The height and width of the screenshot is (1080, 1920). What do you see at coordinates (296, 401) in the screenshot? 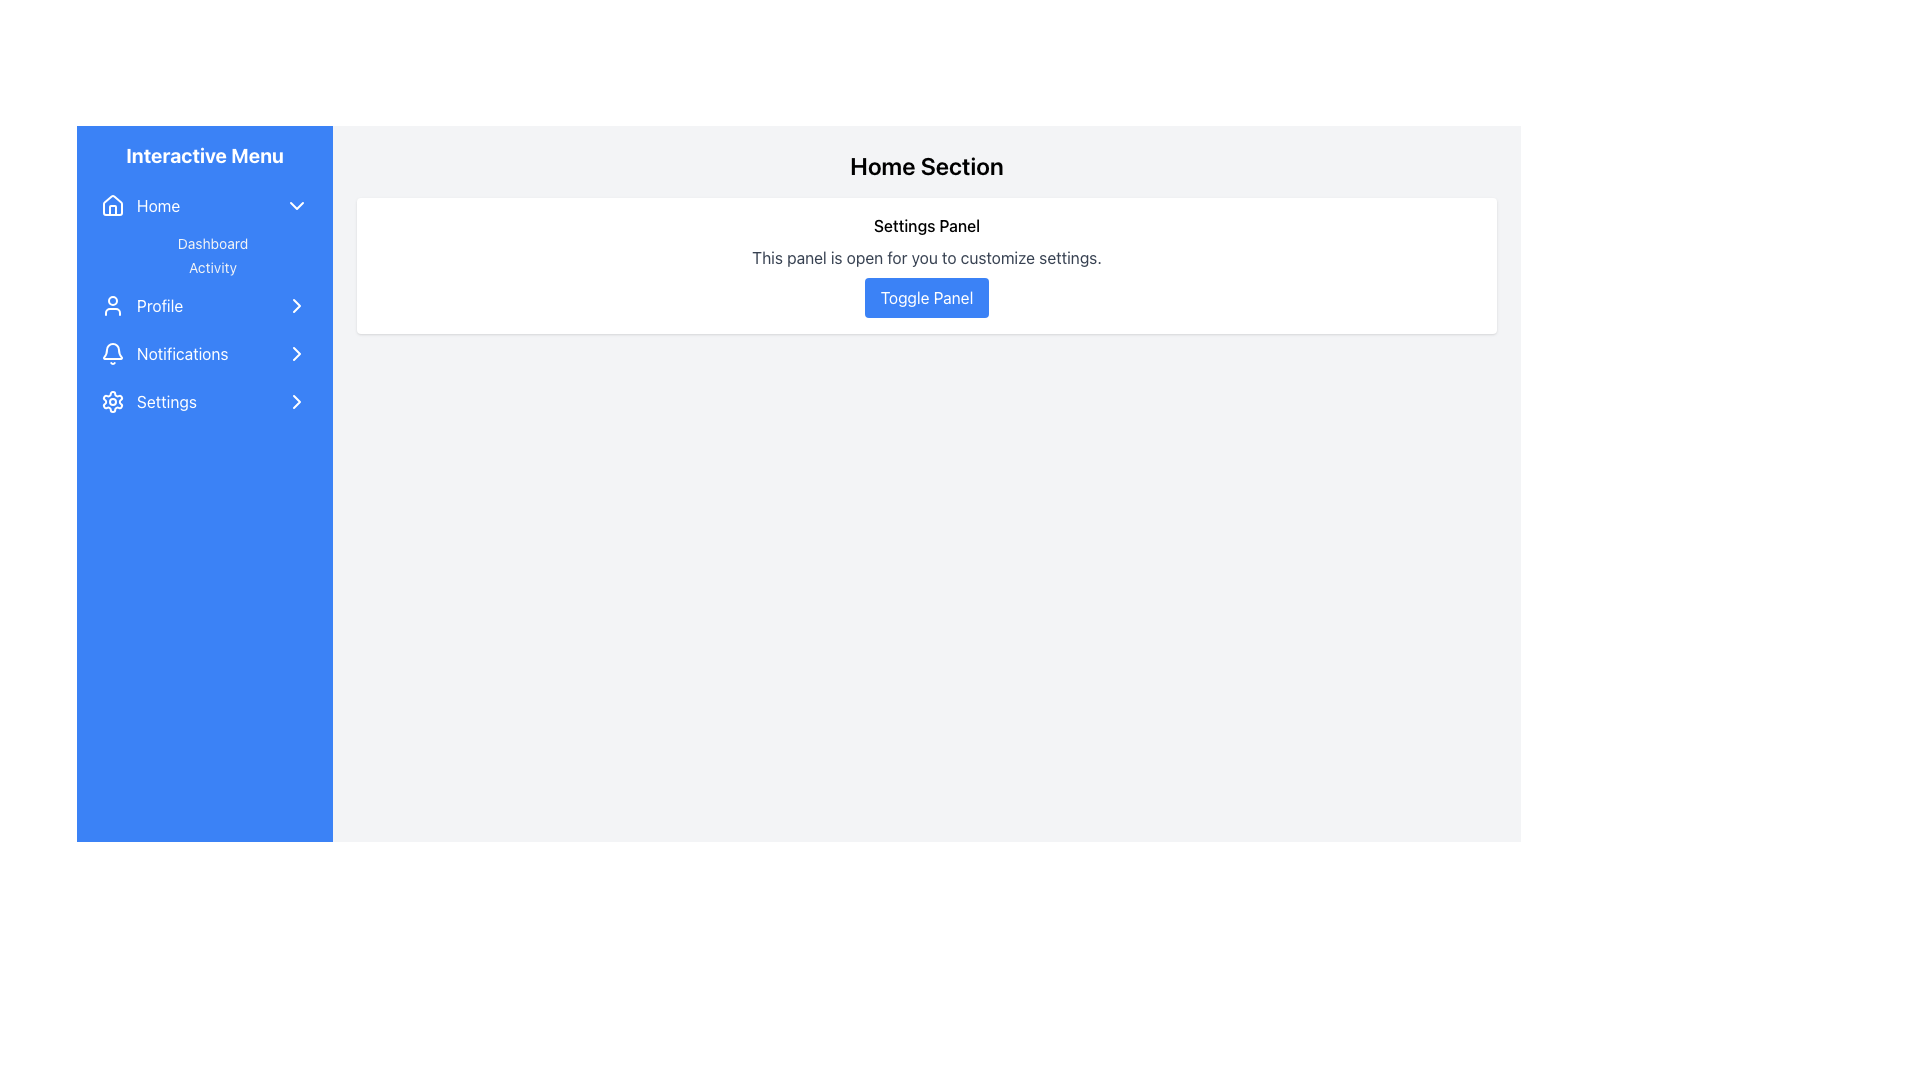
I see `the right-pointing chevron icon next to the 'Settings' menu item` at bounding box center [296, 401].